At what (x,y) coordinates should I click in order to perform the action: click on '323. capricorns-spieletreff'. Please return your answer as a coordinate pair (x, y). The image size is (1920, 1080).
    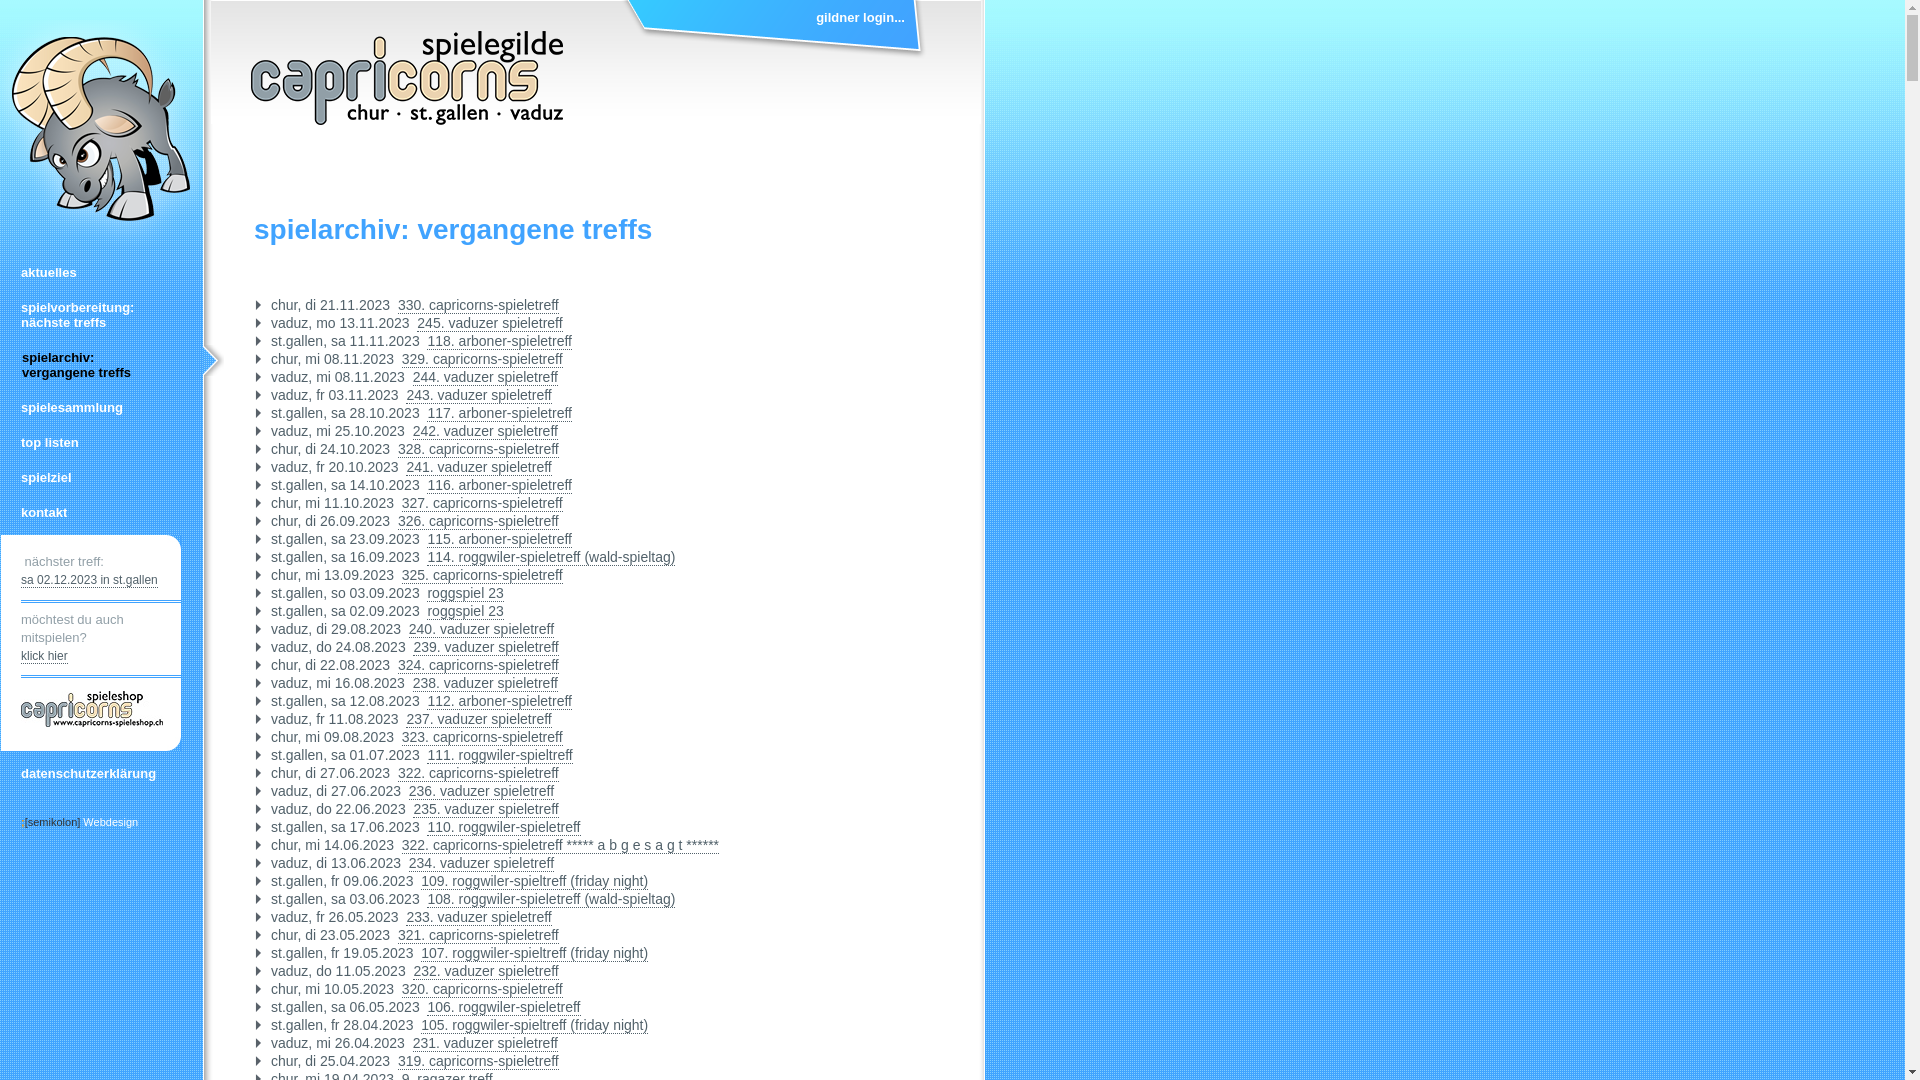
    Looking at the image, I should click on (482, 737).